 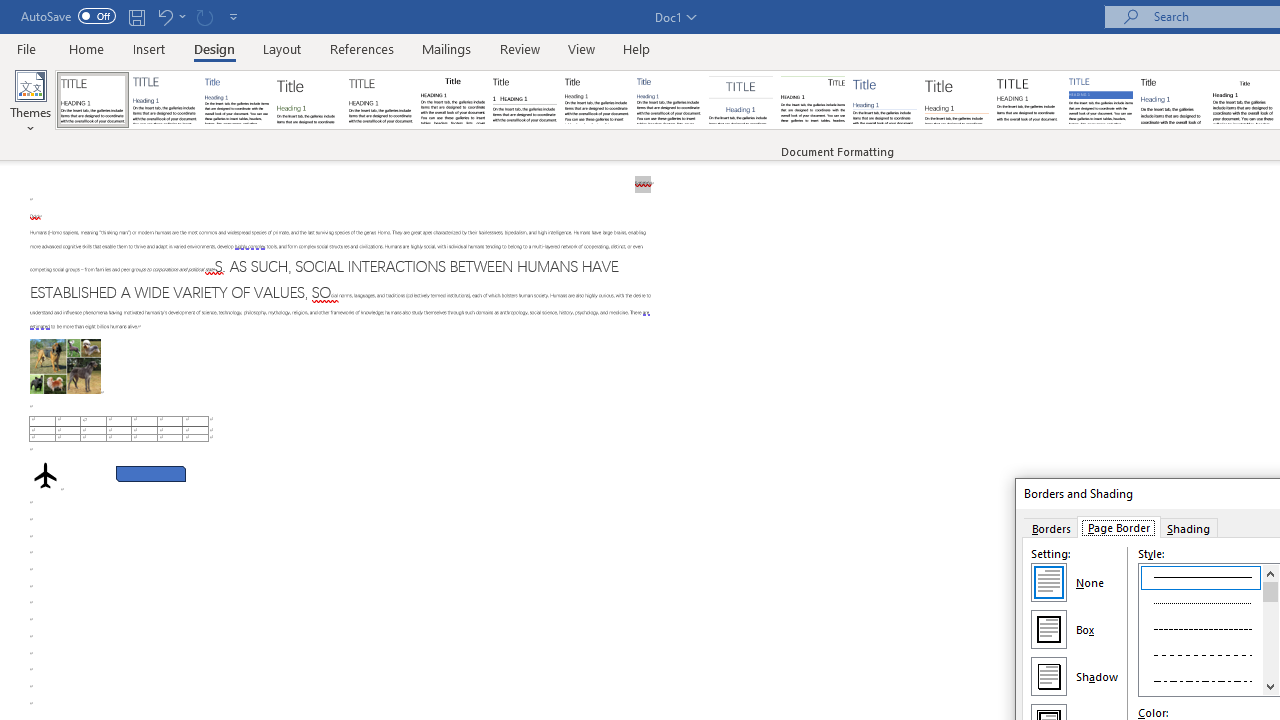 What do you see at coordinates (164, 16) in the screenshot?
I see `'Undo Paragraph Alignment'` at bounding box center [164, 16].